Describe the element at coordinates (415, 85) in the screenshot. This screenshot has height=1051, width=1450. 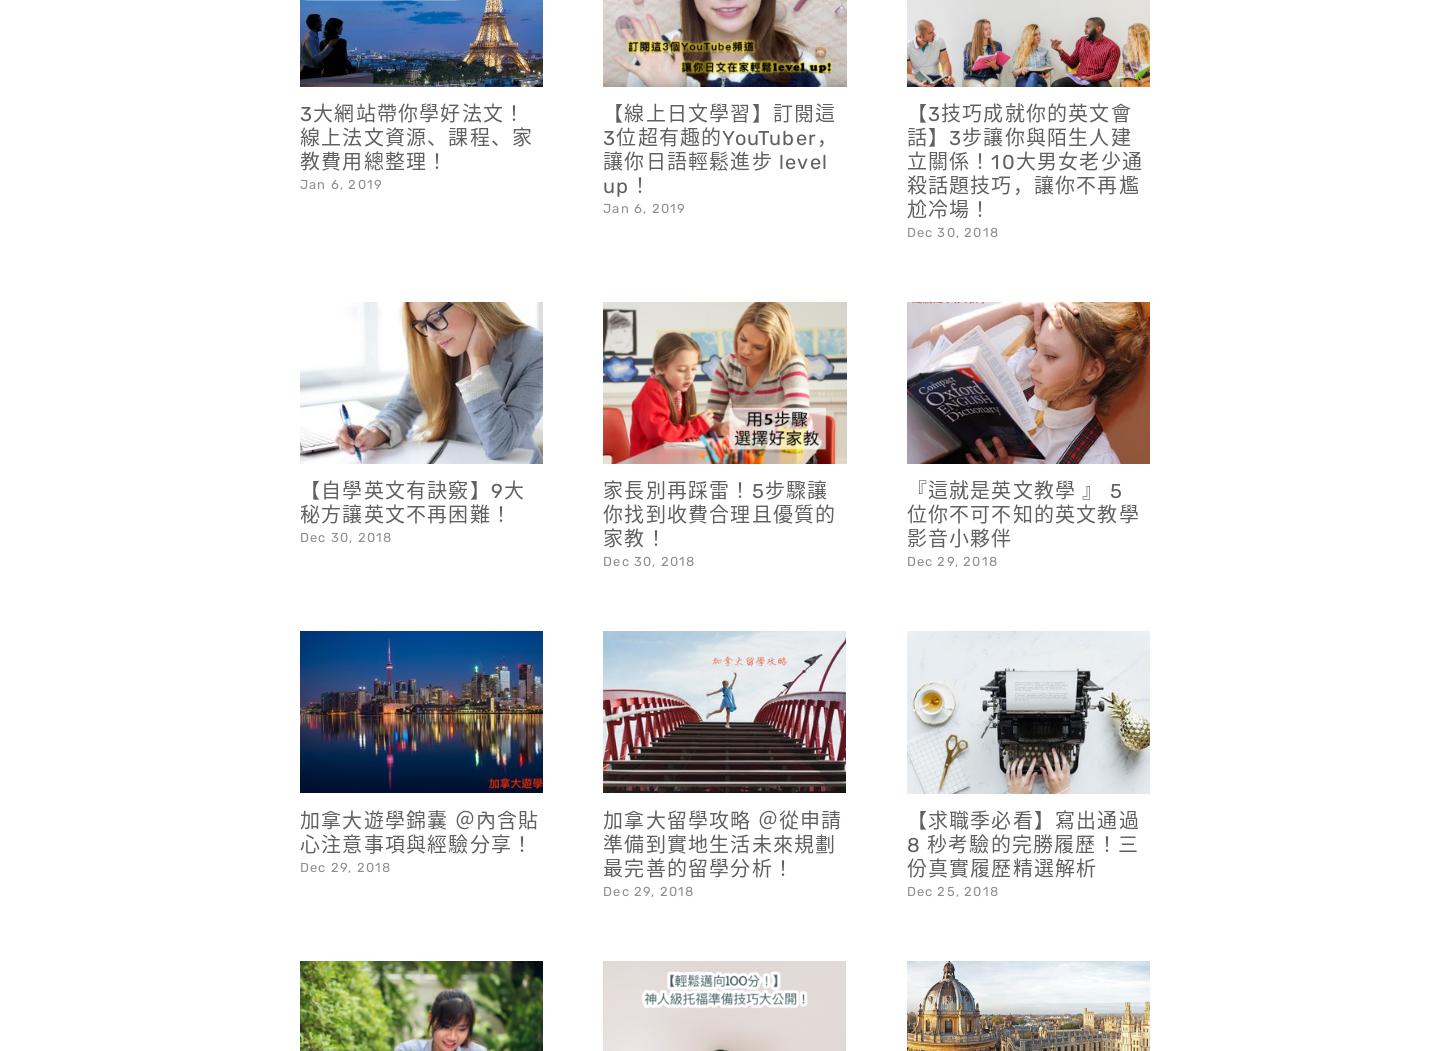
I see `'3大網站帶你學好法文！線上法文資源、課程、家教費用總整理！'` at that location.